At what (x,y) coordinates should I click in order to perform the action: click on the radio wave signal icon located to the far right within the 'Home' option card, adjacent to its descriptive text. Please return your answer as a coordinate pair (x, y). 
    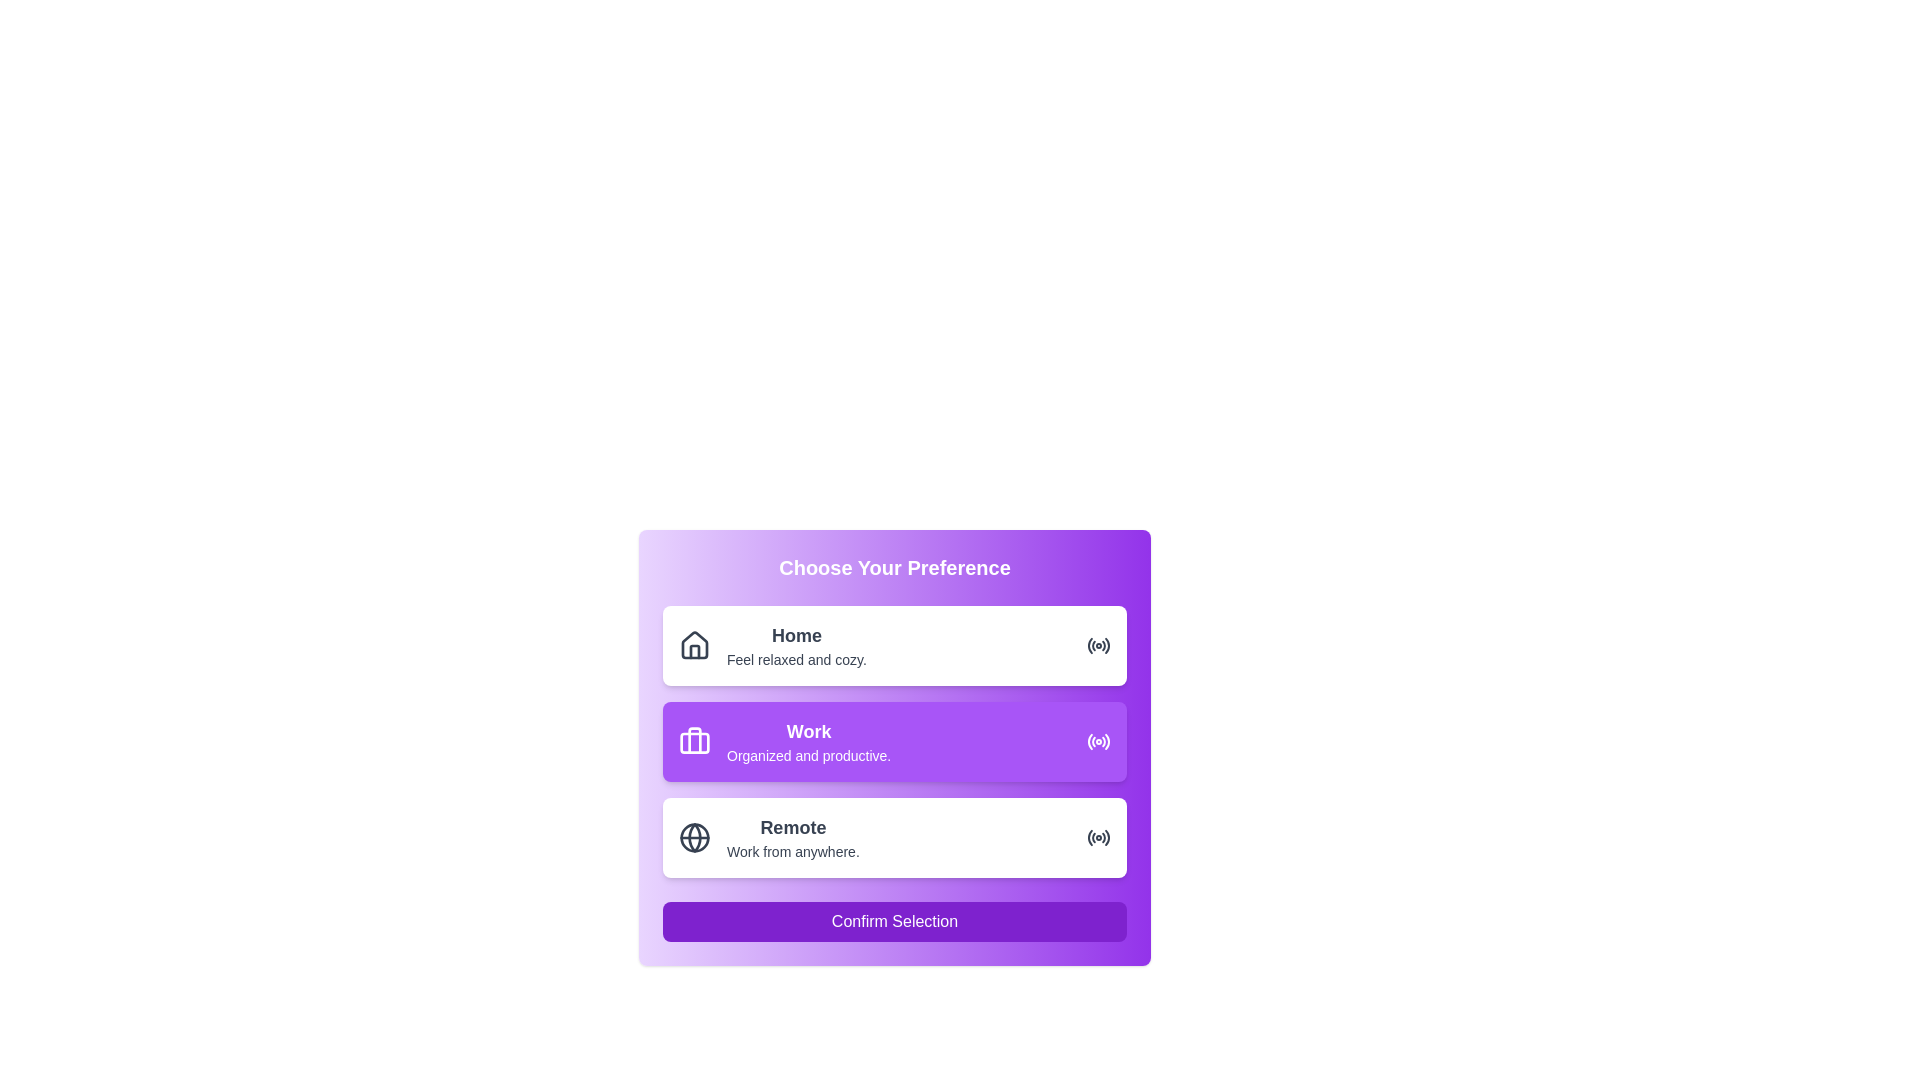
    Looking at the image, I should click on (1098, 645).